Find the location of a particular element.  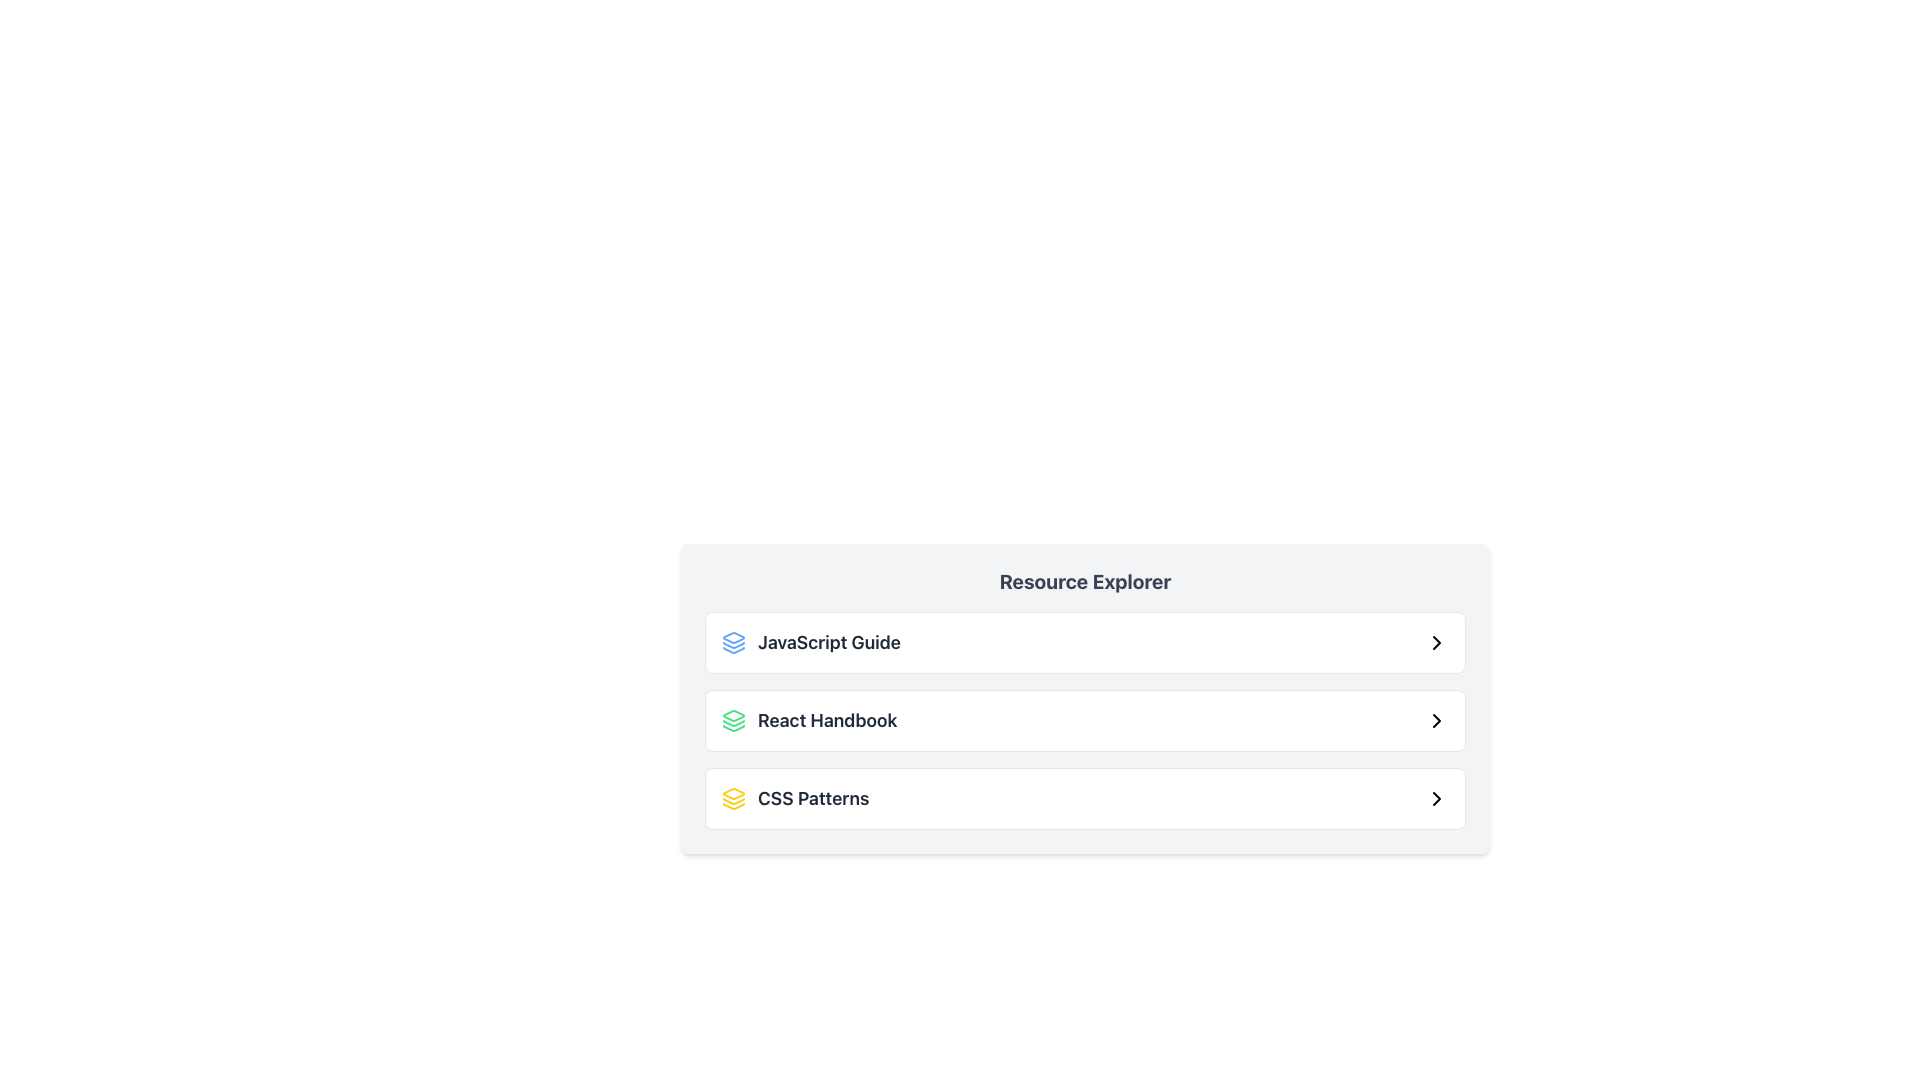

the 'React Handbook' button, which is the second item in a vertical list of resources is located at coordinates (809, 721).